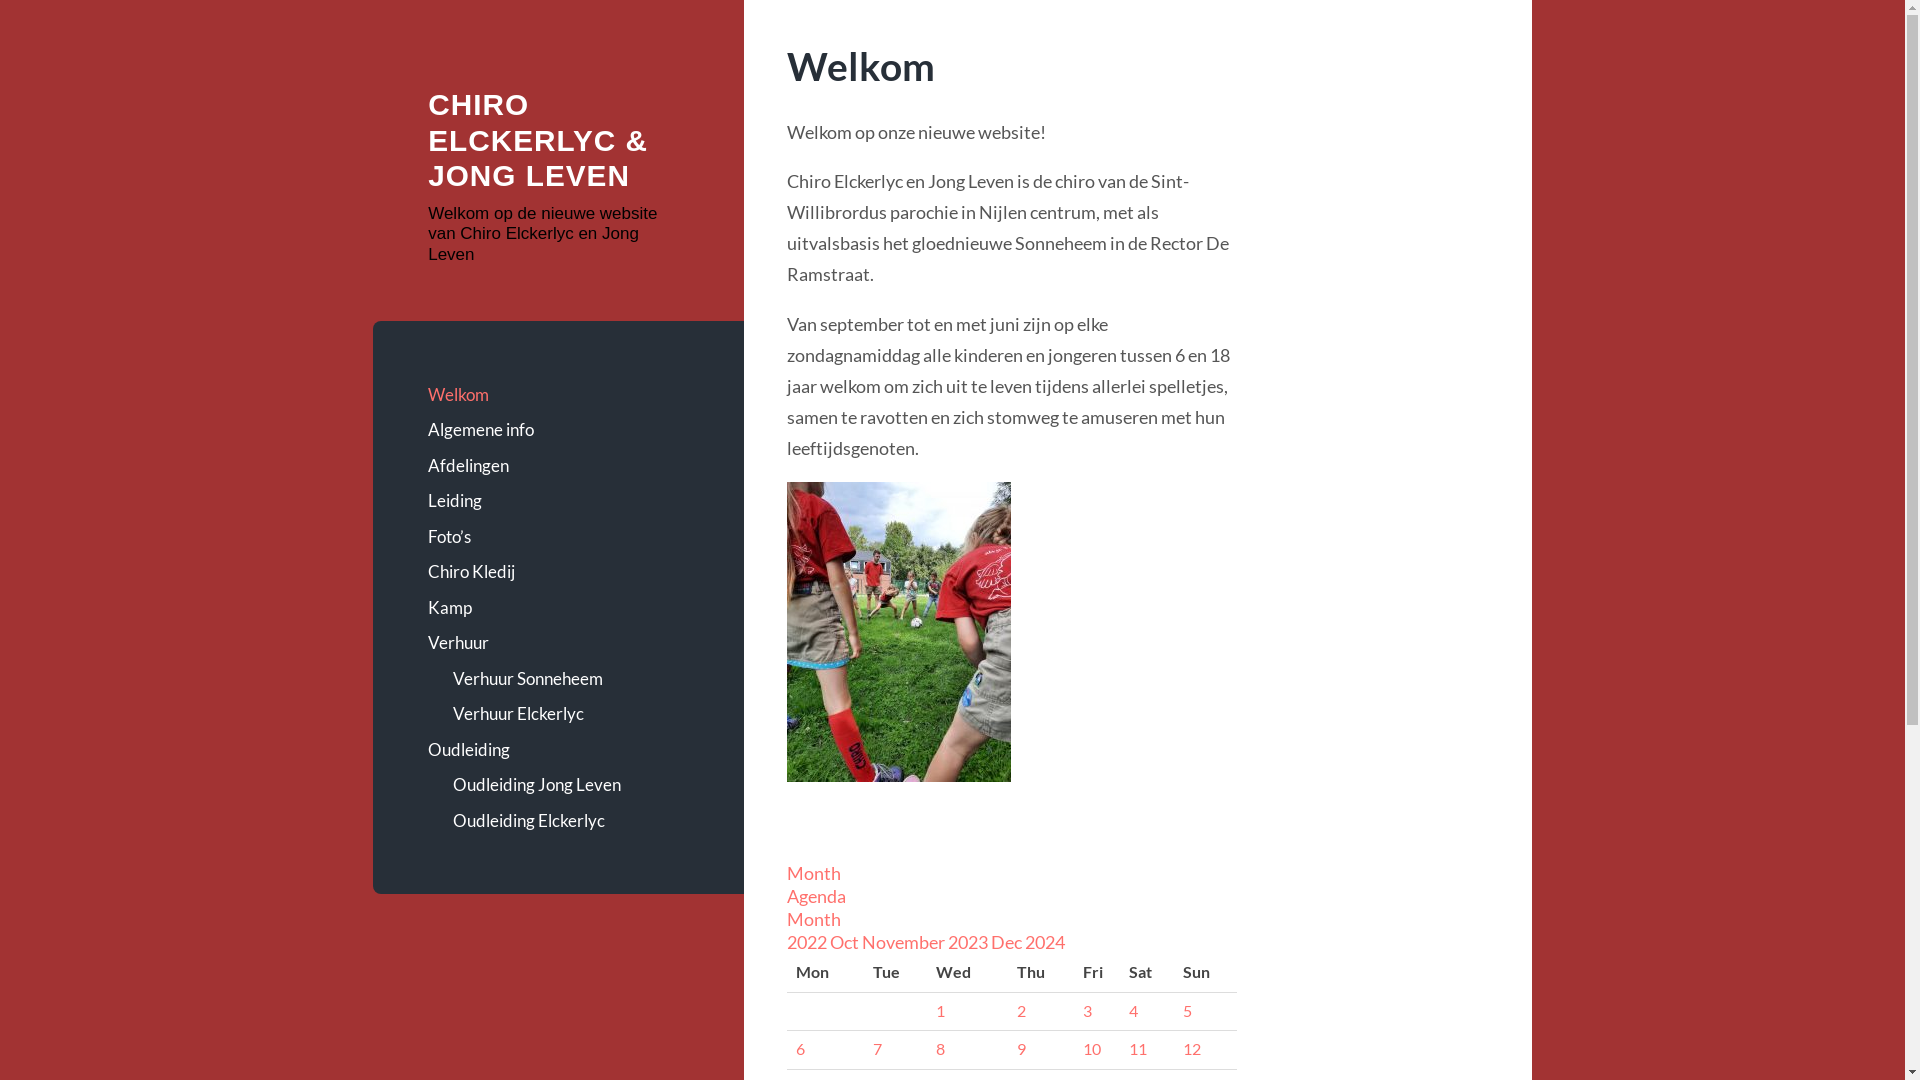  Describe the element at coordinates (1017, 1010) in the screenshot. I see `'2'` at that location.